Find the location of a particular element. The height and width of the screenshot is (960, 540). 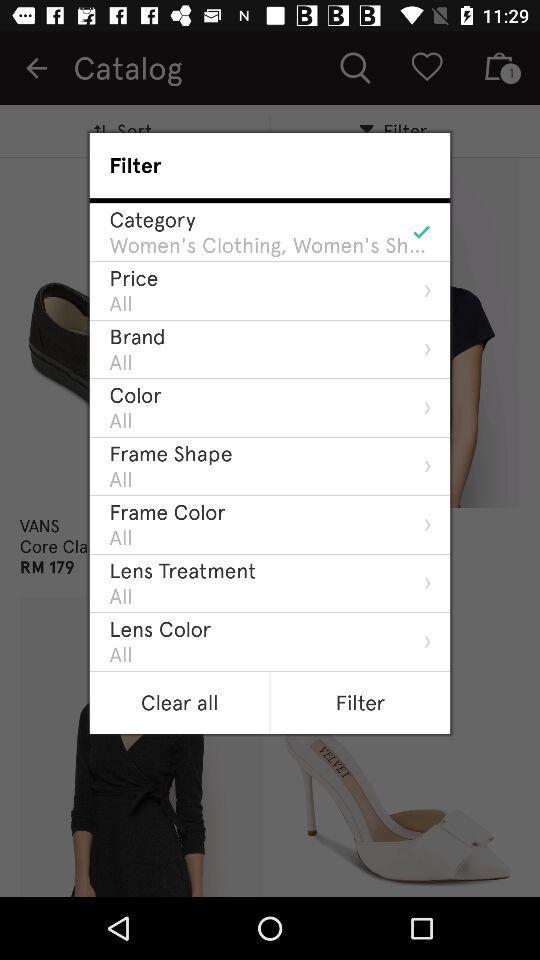

the frame color icon is located at coordinates (166, 511).